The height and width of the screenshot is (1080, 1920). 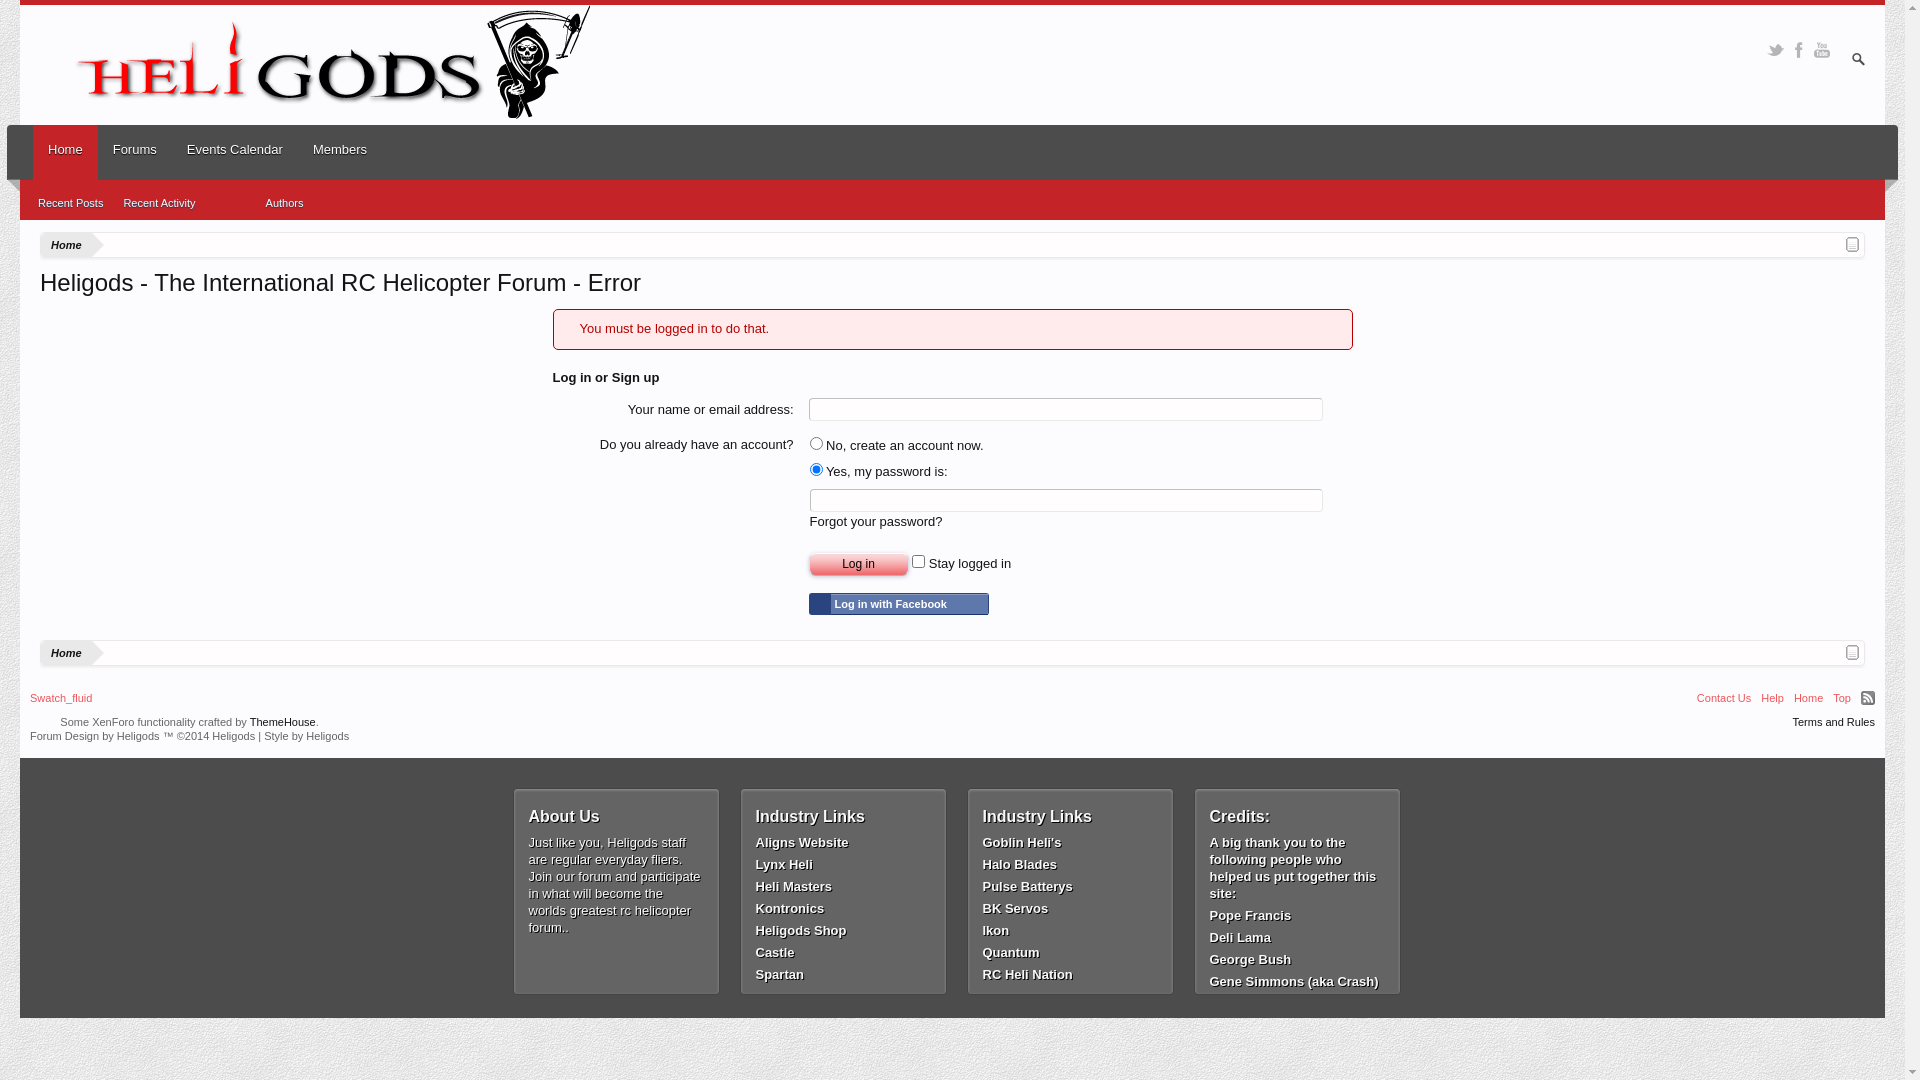 I want to click on 'Home', so click(x=65, y=153).